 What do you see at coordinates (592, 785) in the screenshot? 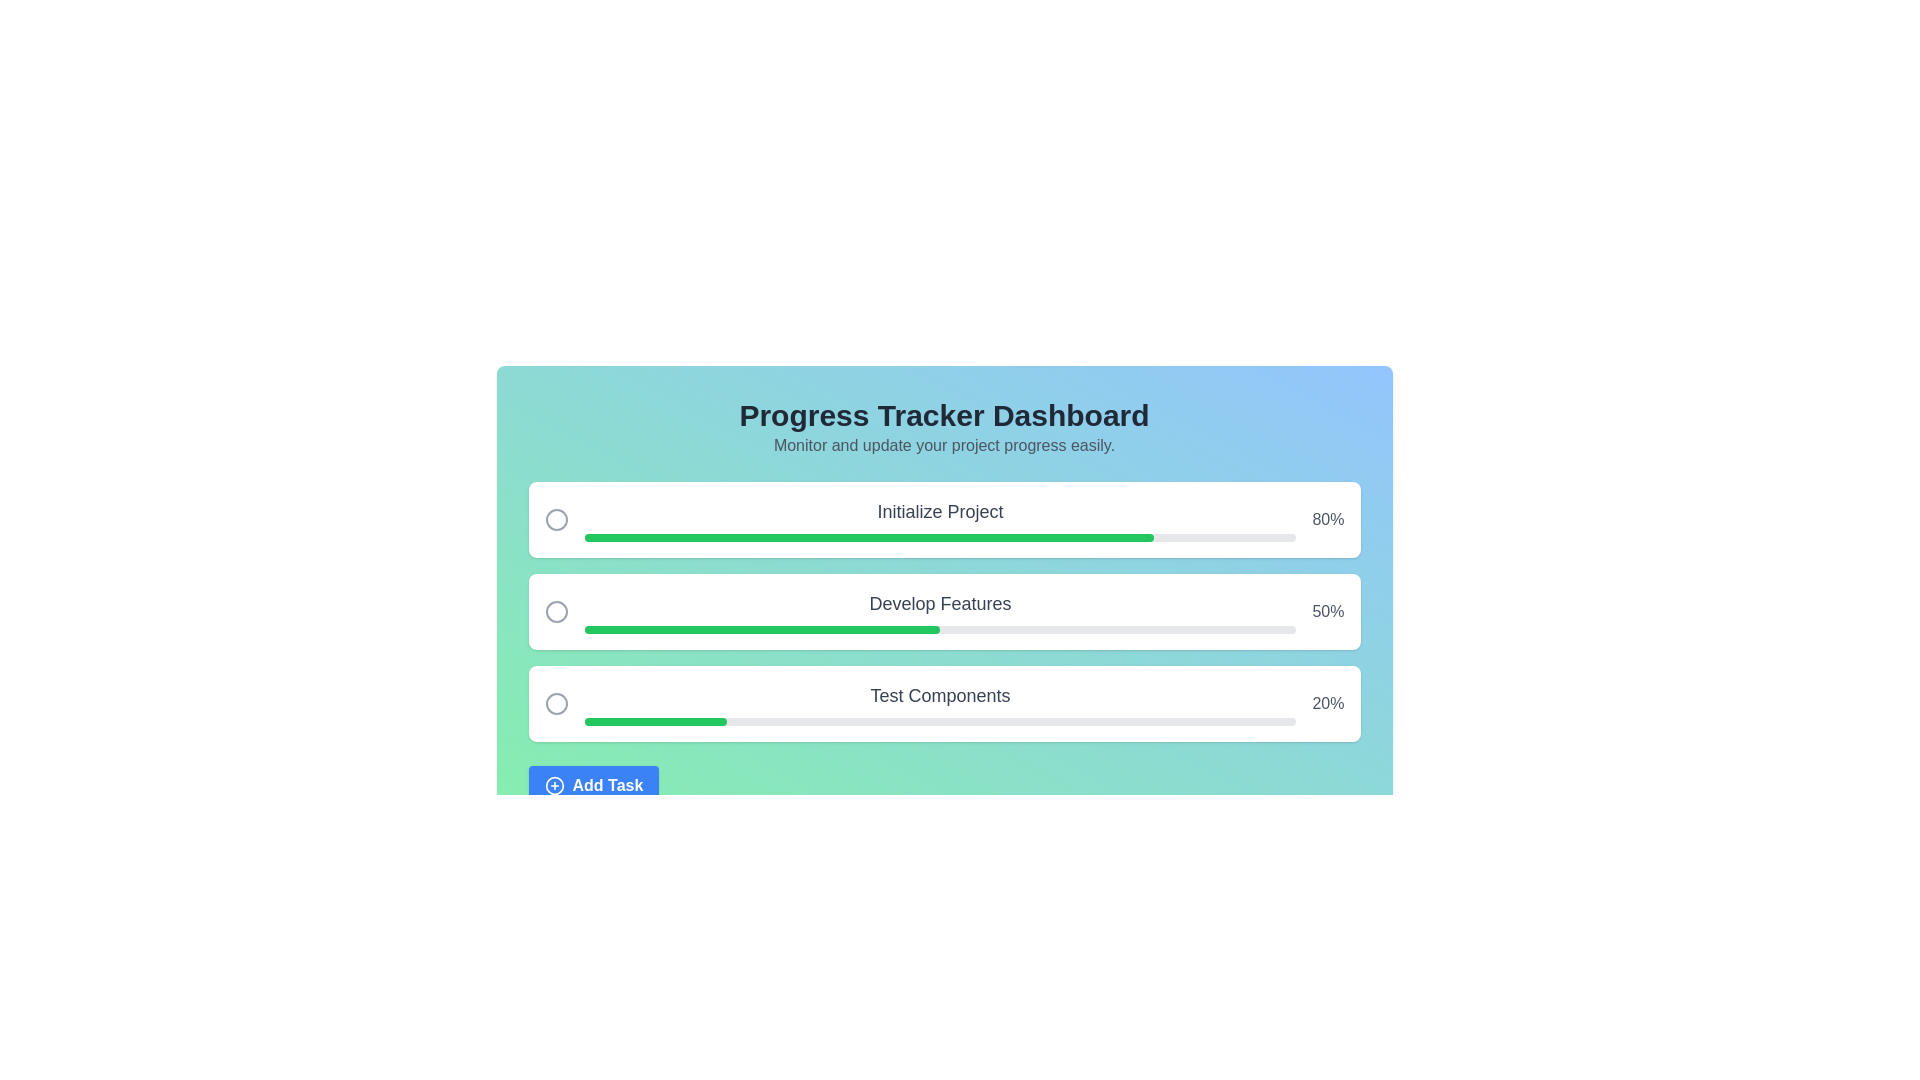
I see `the button that allows users to add a new task to the progress tracker to observe the hover effect` at bounding box center [592, 785].